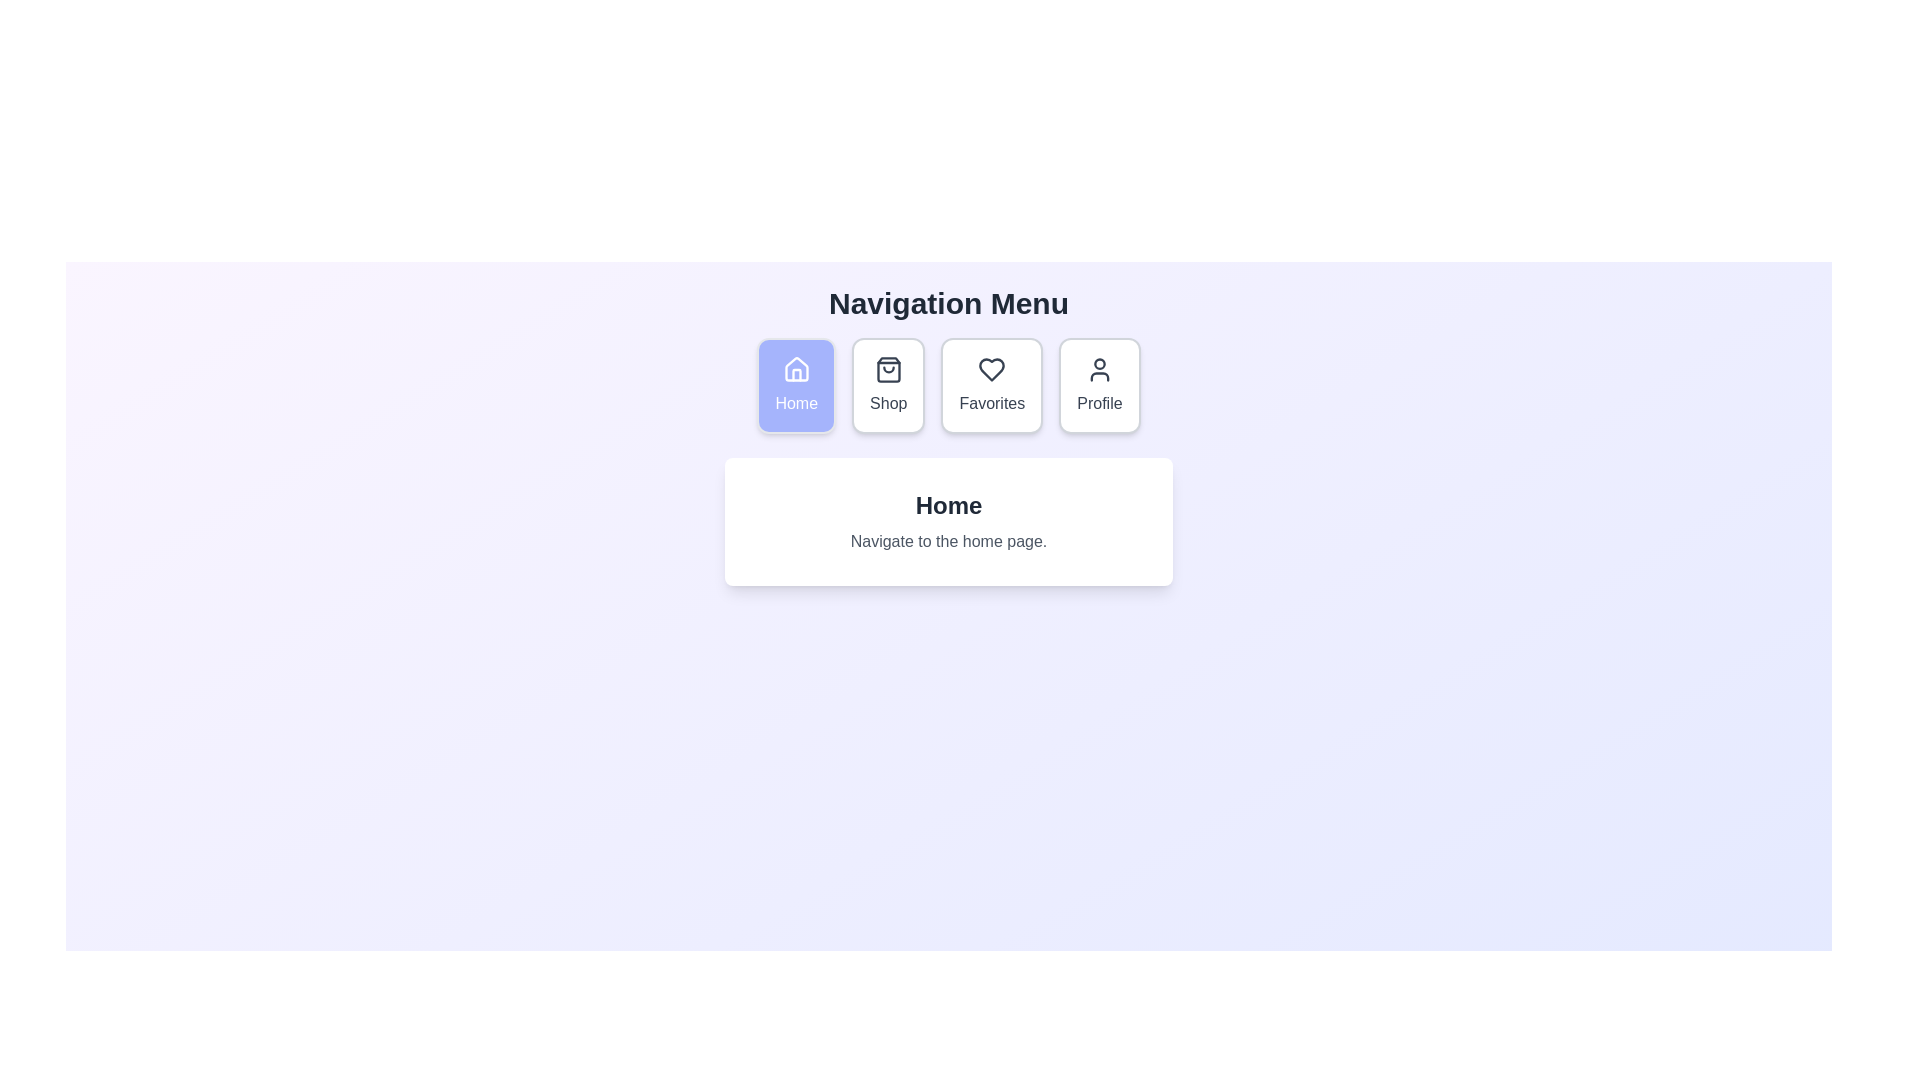  I want to click on the 'Profile' button, which is a rectangular icon with rounded edges featuring a user icon and labeled 'Profile' below it, so click(1098, 385).